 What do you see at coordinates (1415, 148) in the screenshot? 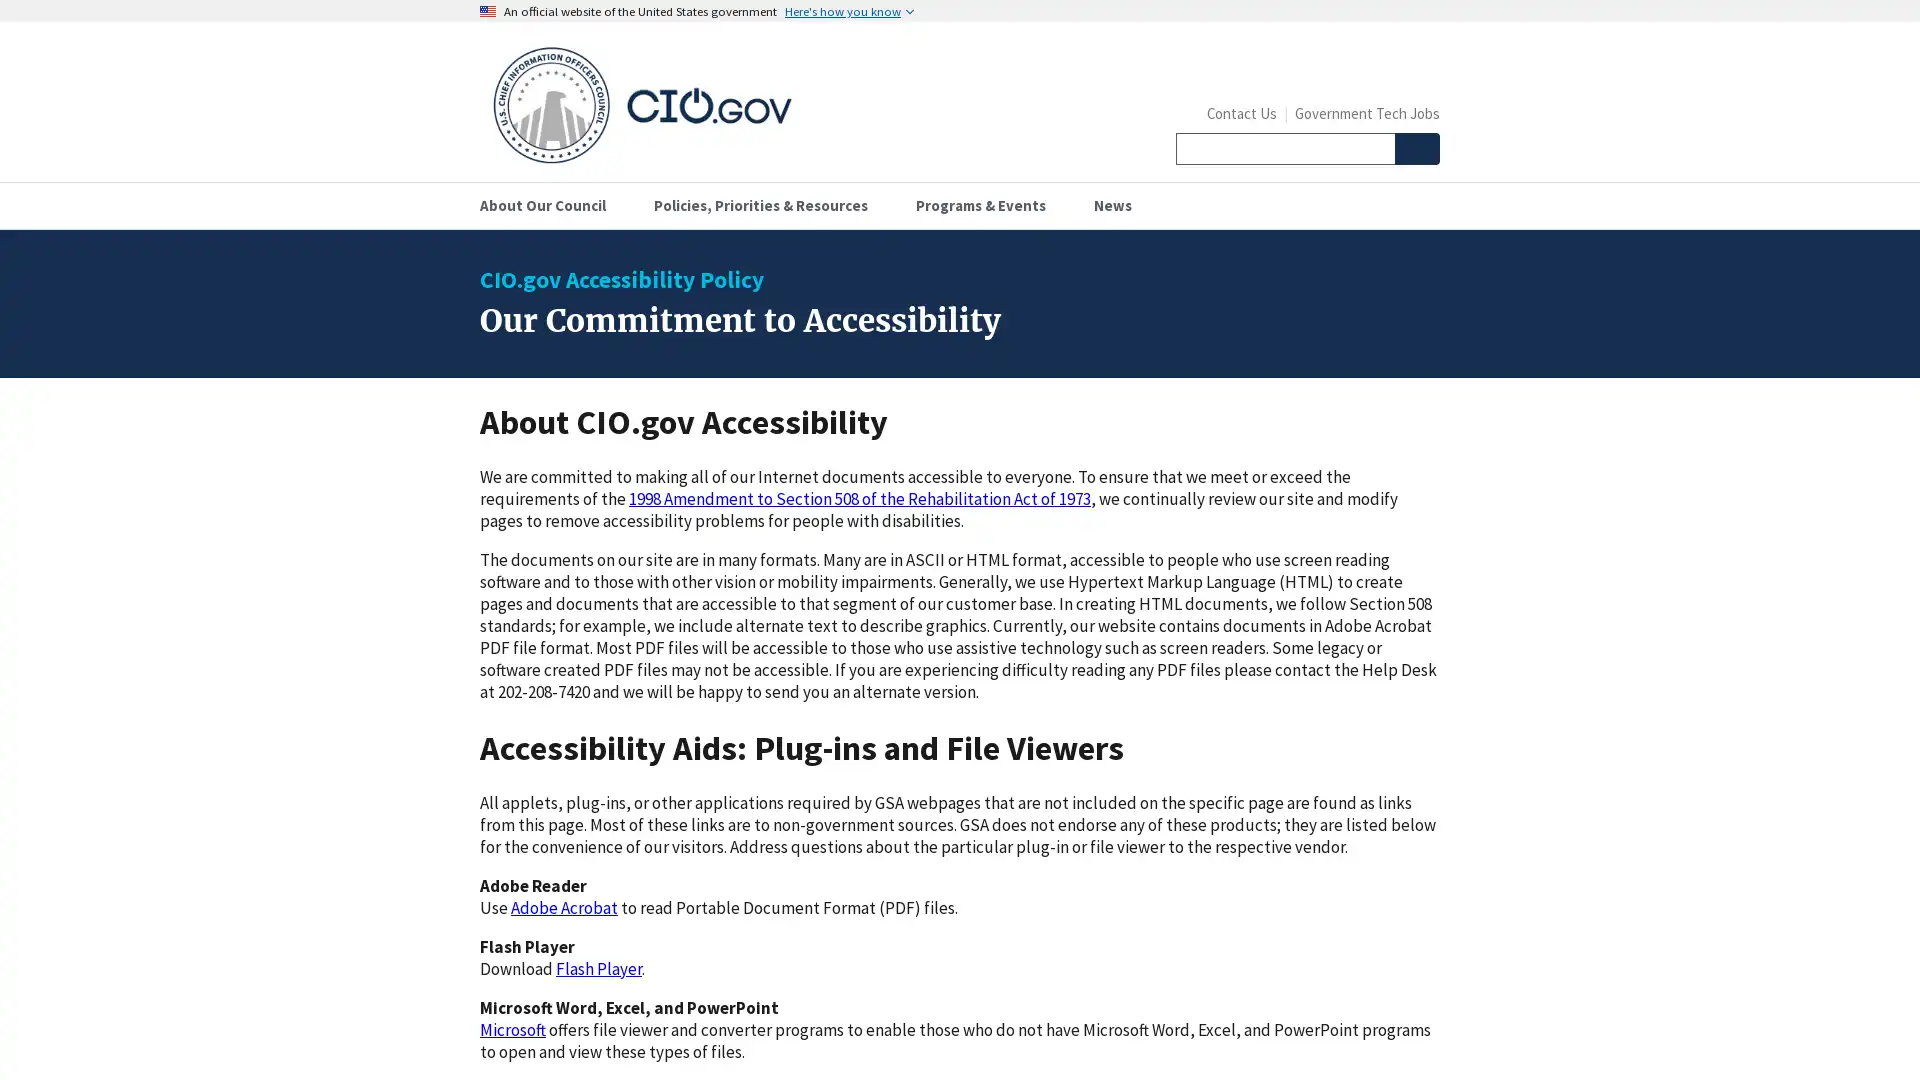
I see `Search` at bounding box center [1415, 148].